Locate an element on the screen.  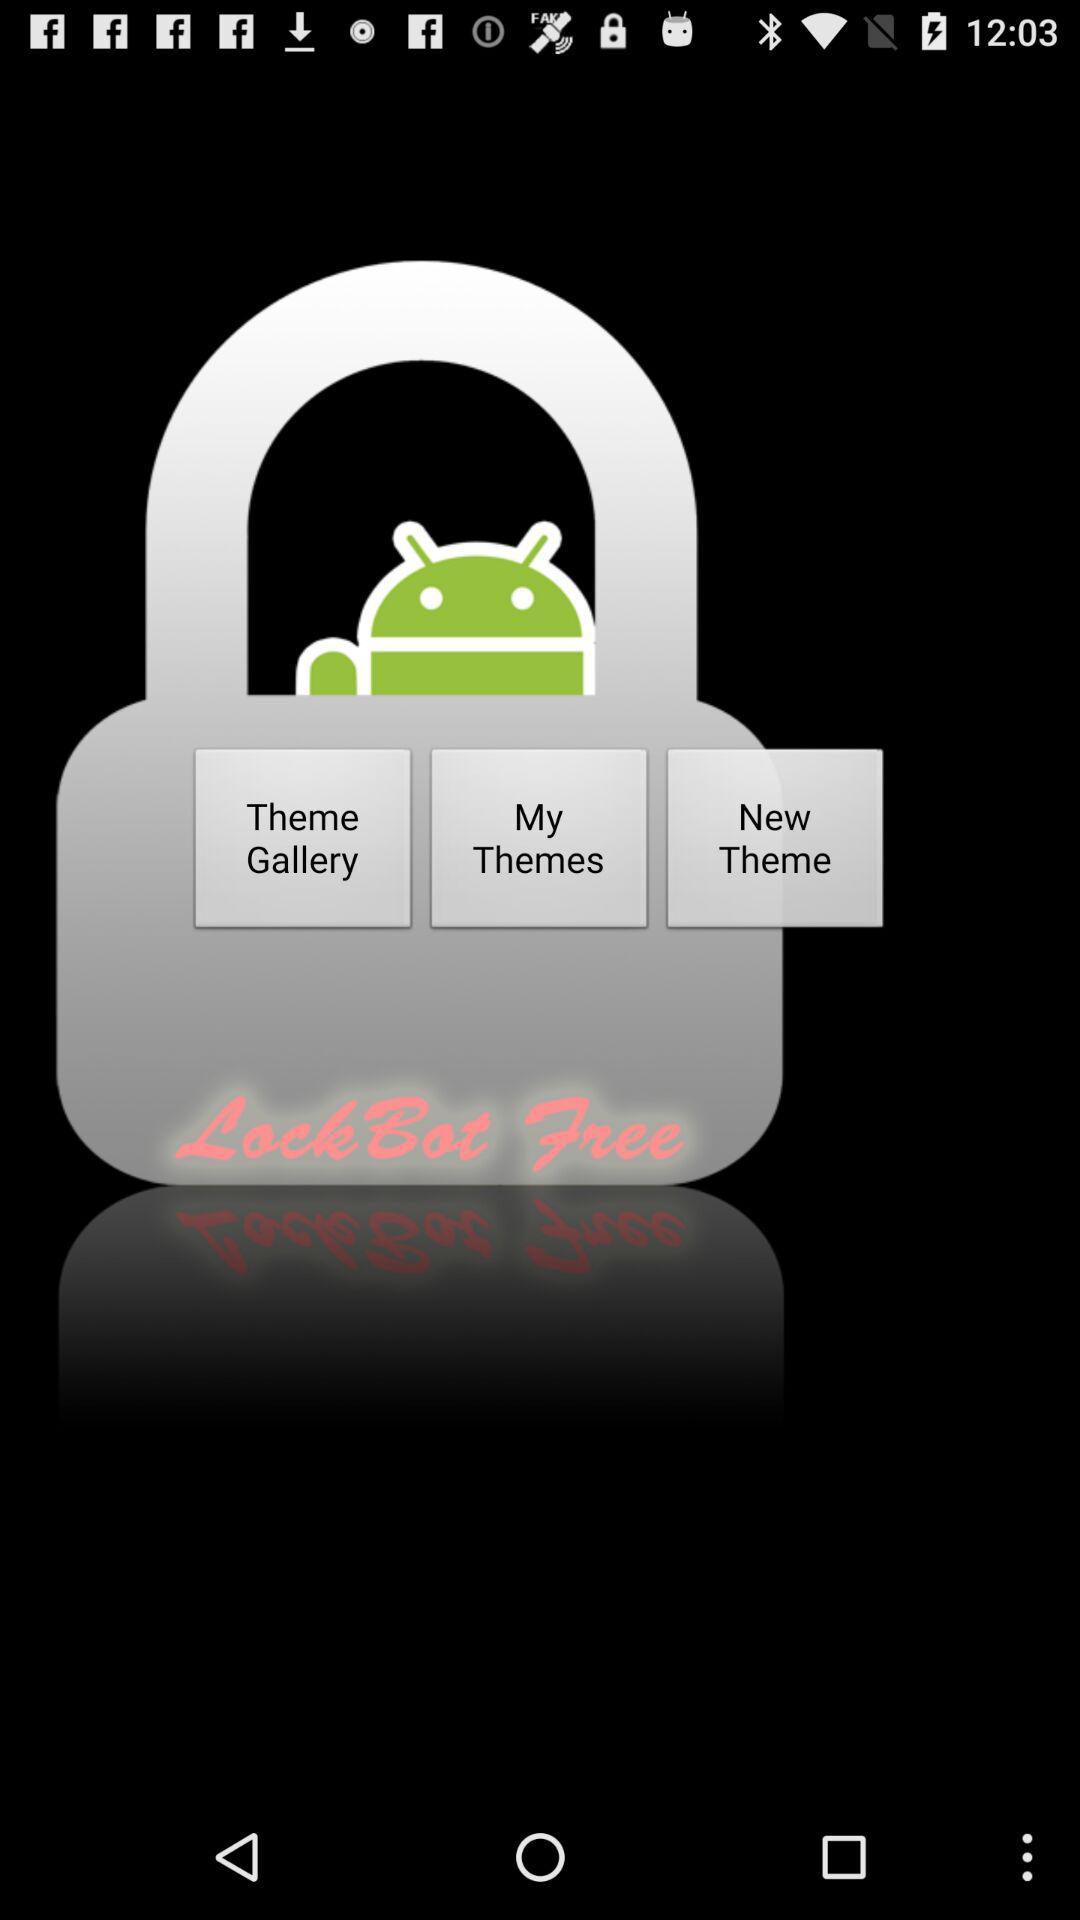
button next to the new theme button is located at coordinates (538, 844).